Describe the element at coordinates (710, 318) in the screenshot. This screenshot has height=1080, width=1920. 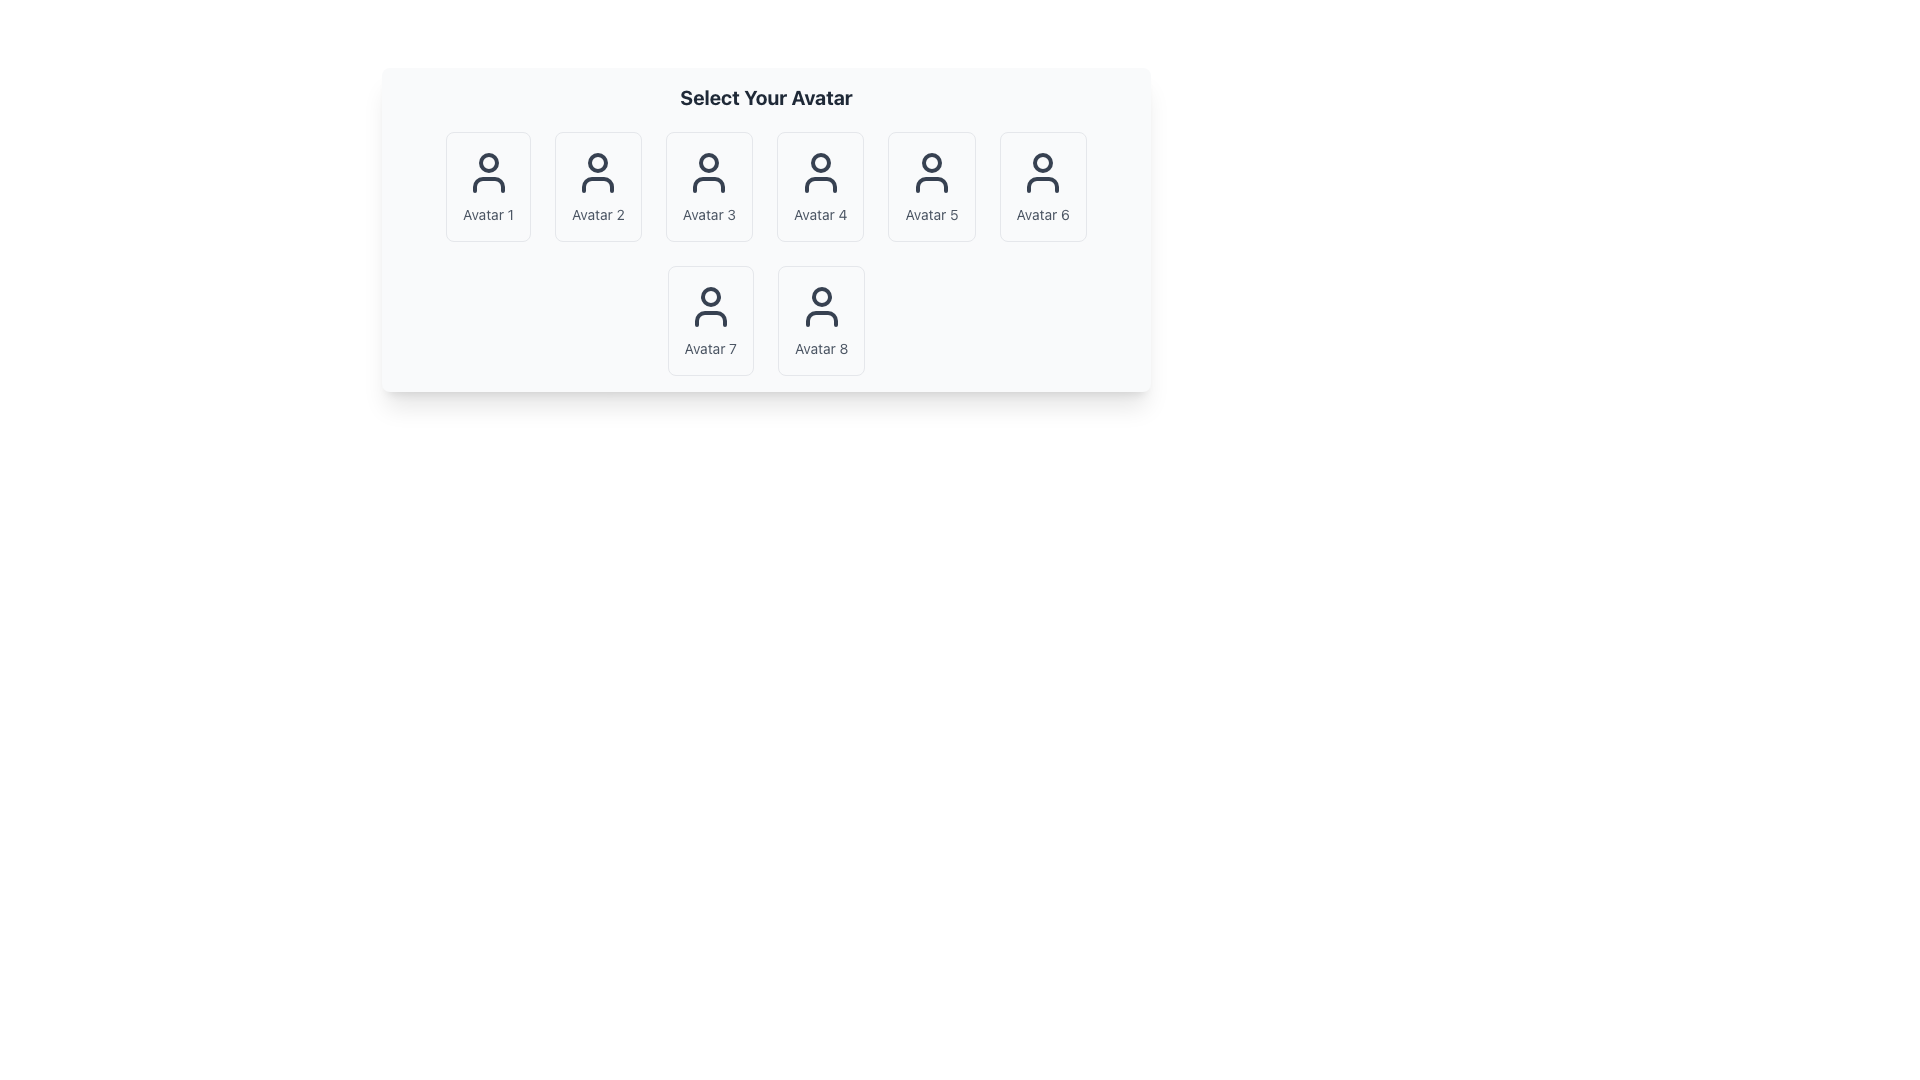
I see `properties of the lower body Icon Component within 'Avatar 7' in the avatar selection grid` at that location.